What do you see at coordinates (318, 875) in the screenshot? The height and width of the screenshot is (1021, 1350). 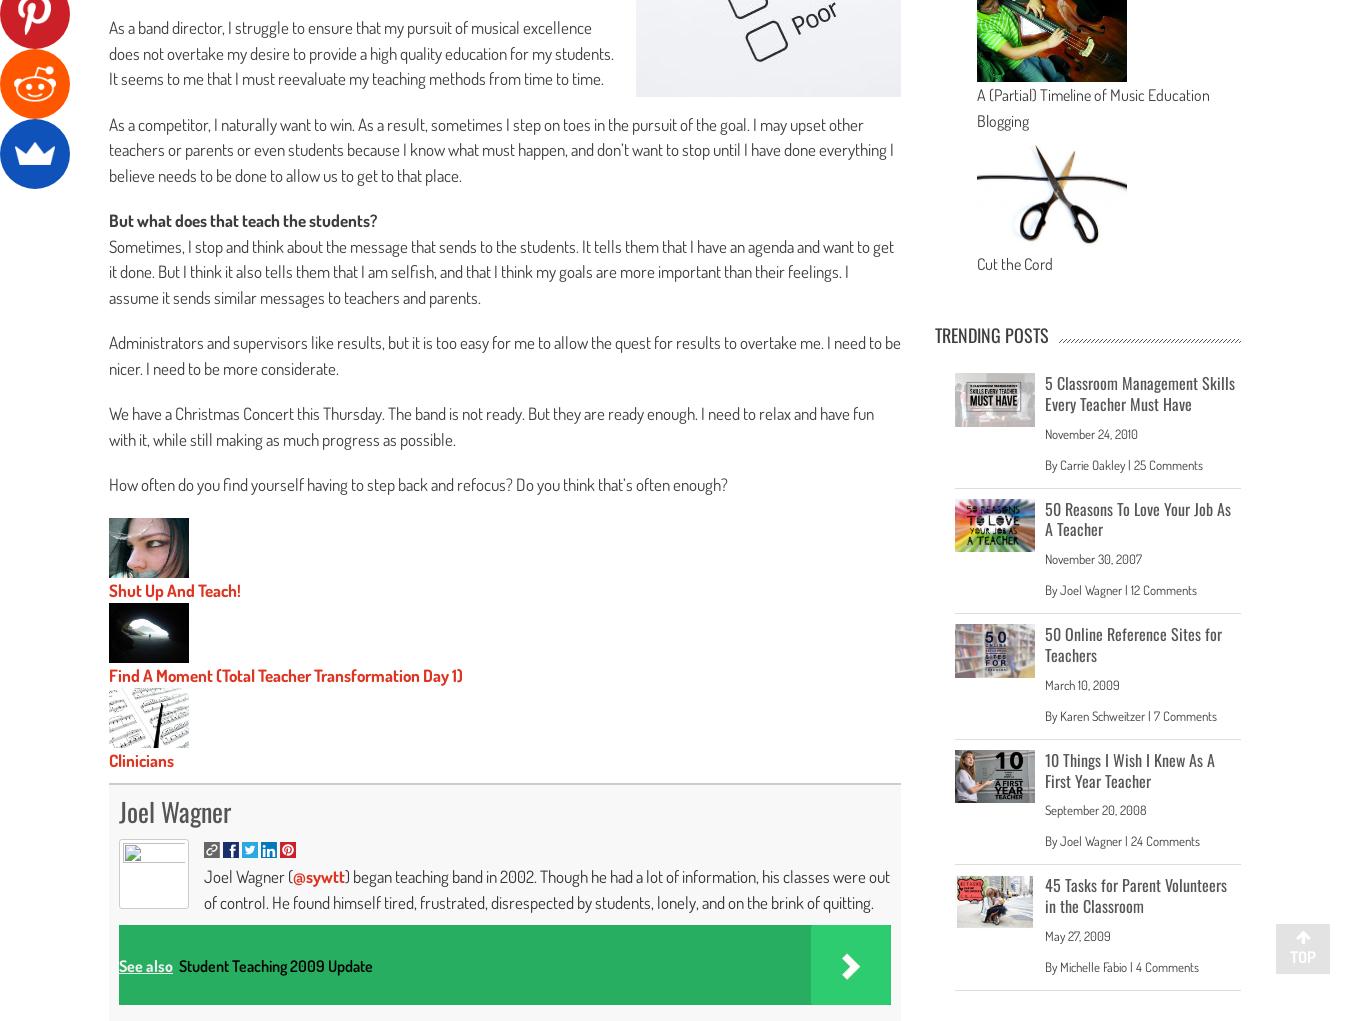 I see `'@sywtt'` at bounding box center [318, 875].